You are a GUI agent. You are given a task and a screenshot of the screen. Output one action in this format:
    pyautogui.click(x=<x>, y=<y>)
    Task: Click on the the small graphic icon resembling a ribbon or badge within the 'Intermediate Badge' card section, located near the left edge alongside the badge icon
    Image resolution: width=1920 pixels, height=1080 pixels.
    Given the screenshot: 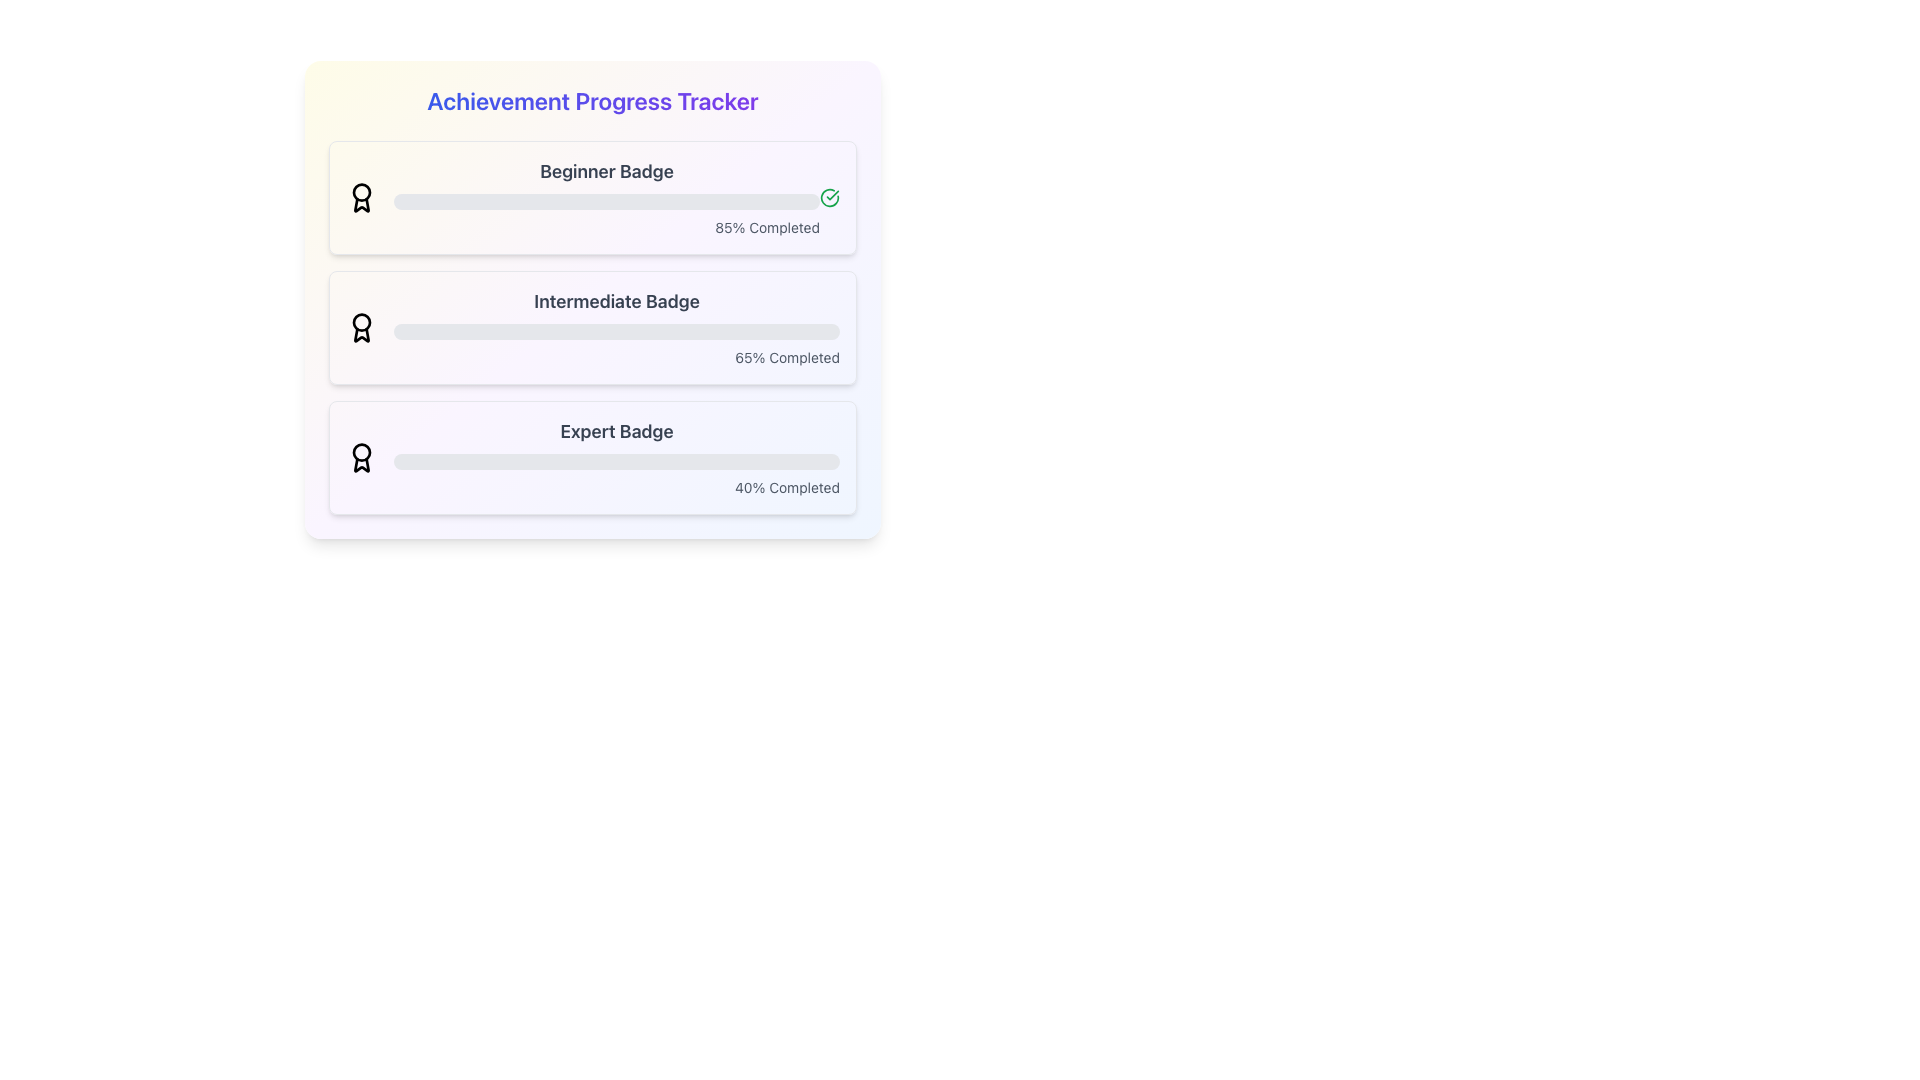 What is the action you would take?
    pyautogui.click(x=361, y=334)
    